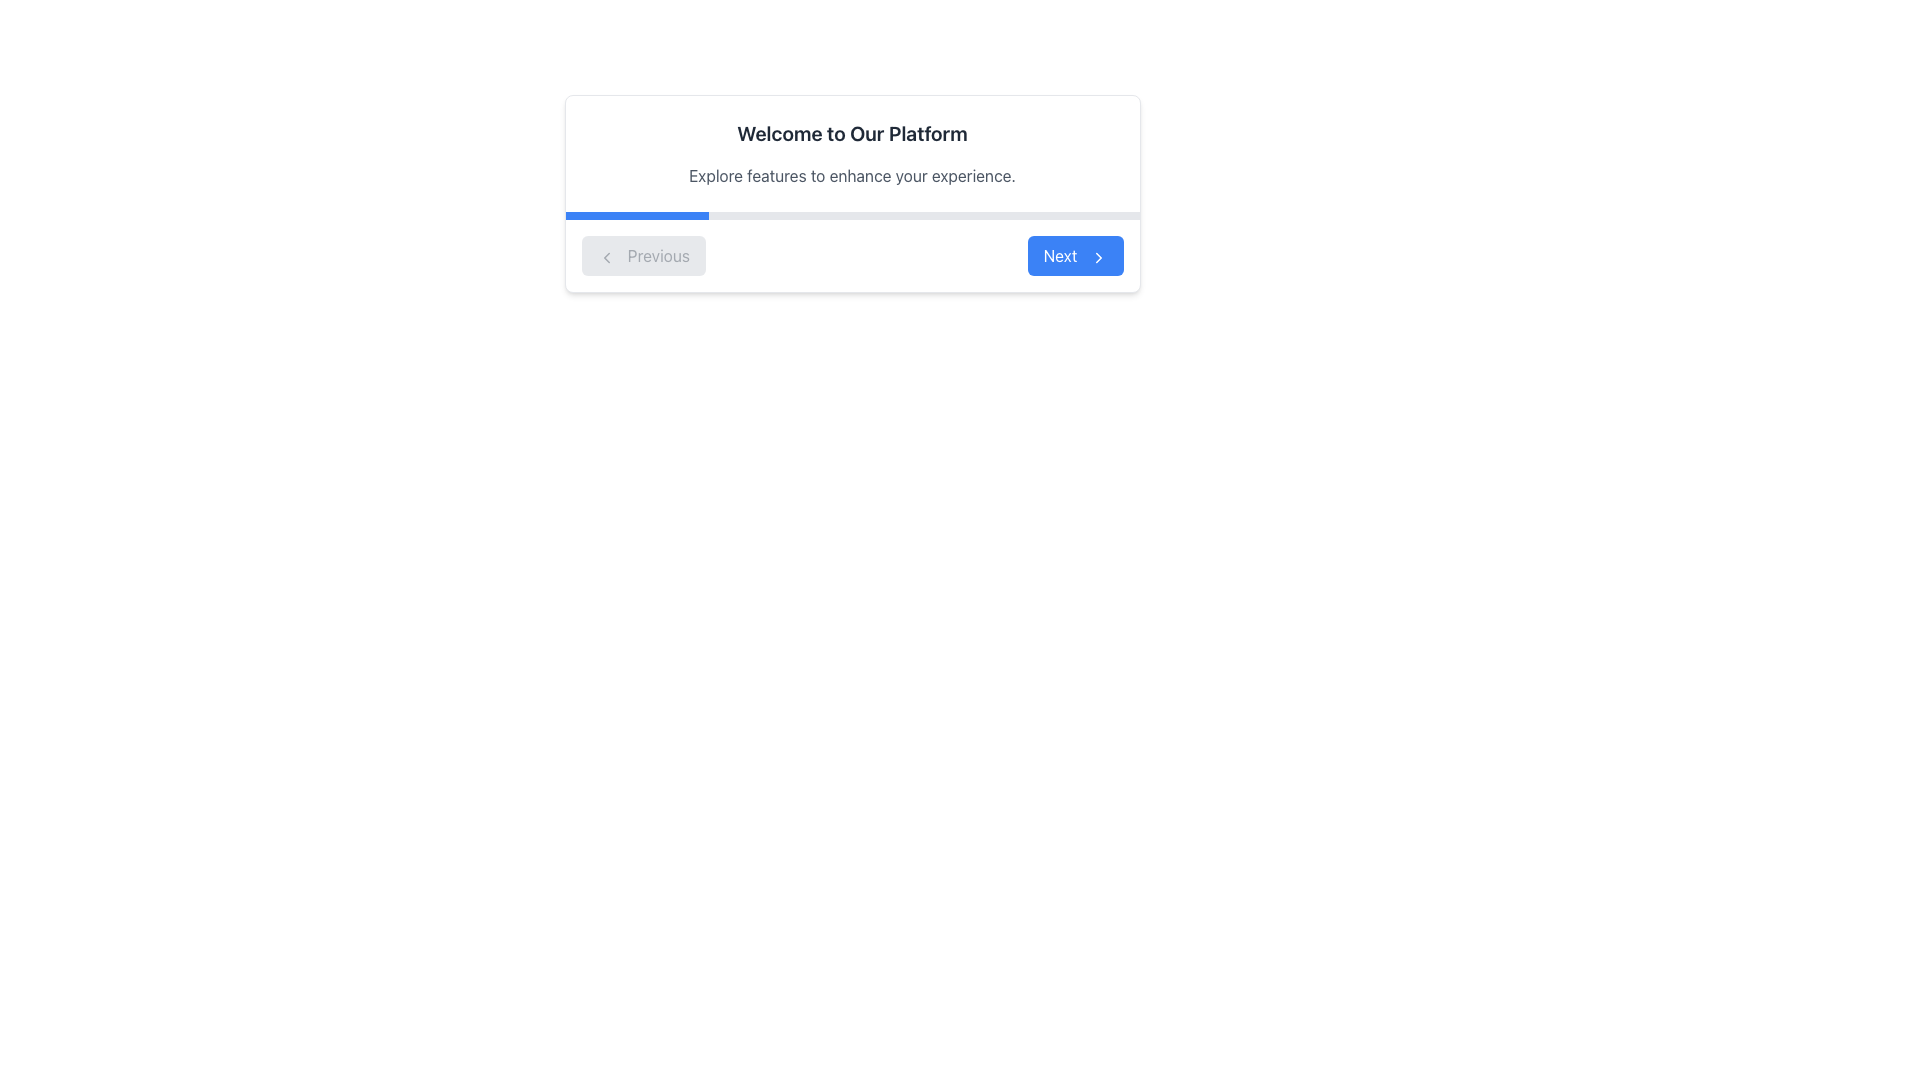  Describe the element at coordinates (852, 175) in the screenshot. I see `the Text Label displaying 'Explore features to enhance your experience.' which is located below the heading 'Welcome to Our Platform.'` at that location.